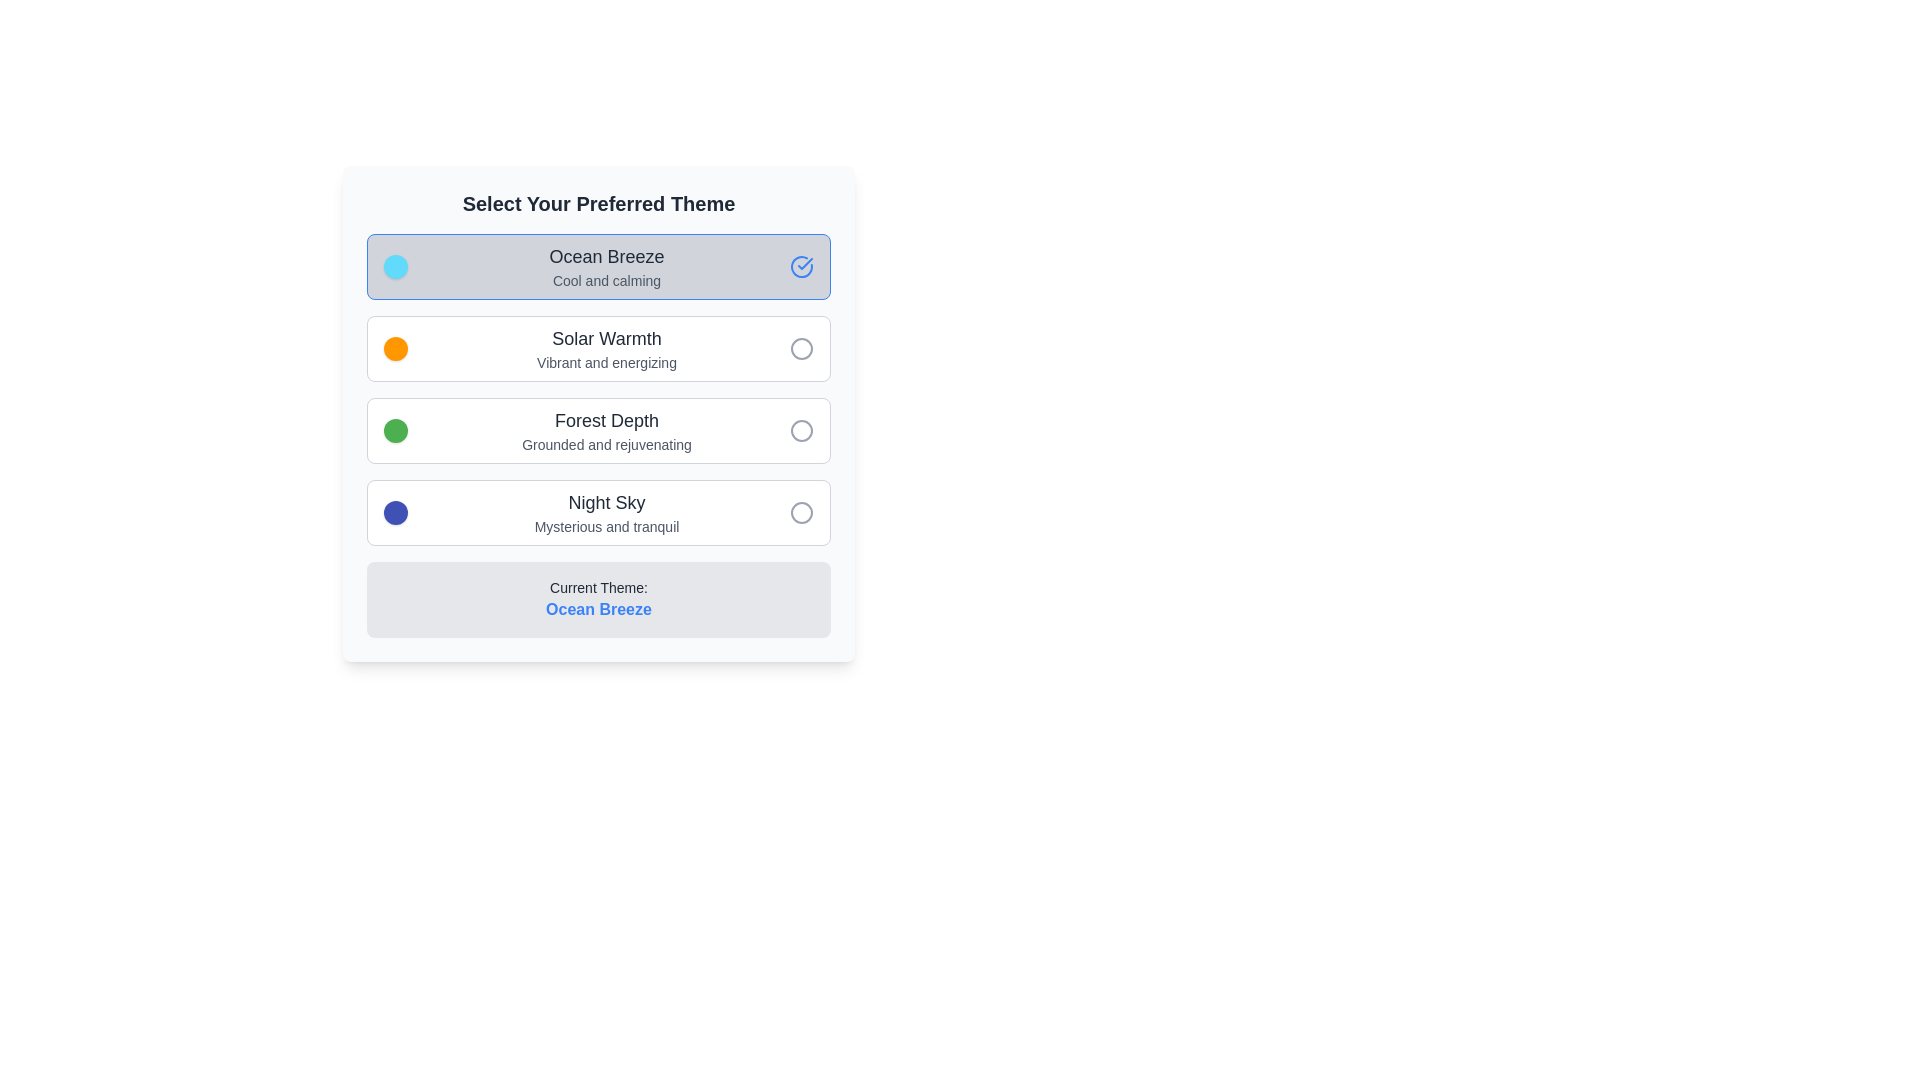 The image size is (1920, 1080). Describe the element at coordinates (395, 347) in the screenshot. I see `the vibrant orange circular UI indicator located to the left of the 'Solar Warmth' theme option` at that location.